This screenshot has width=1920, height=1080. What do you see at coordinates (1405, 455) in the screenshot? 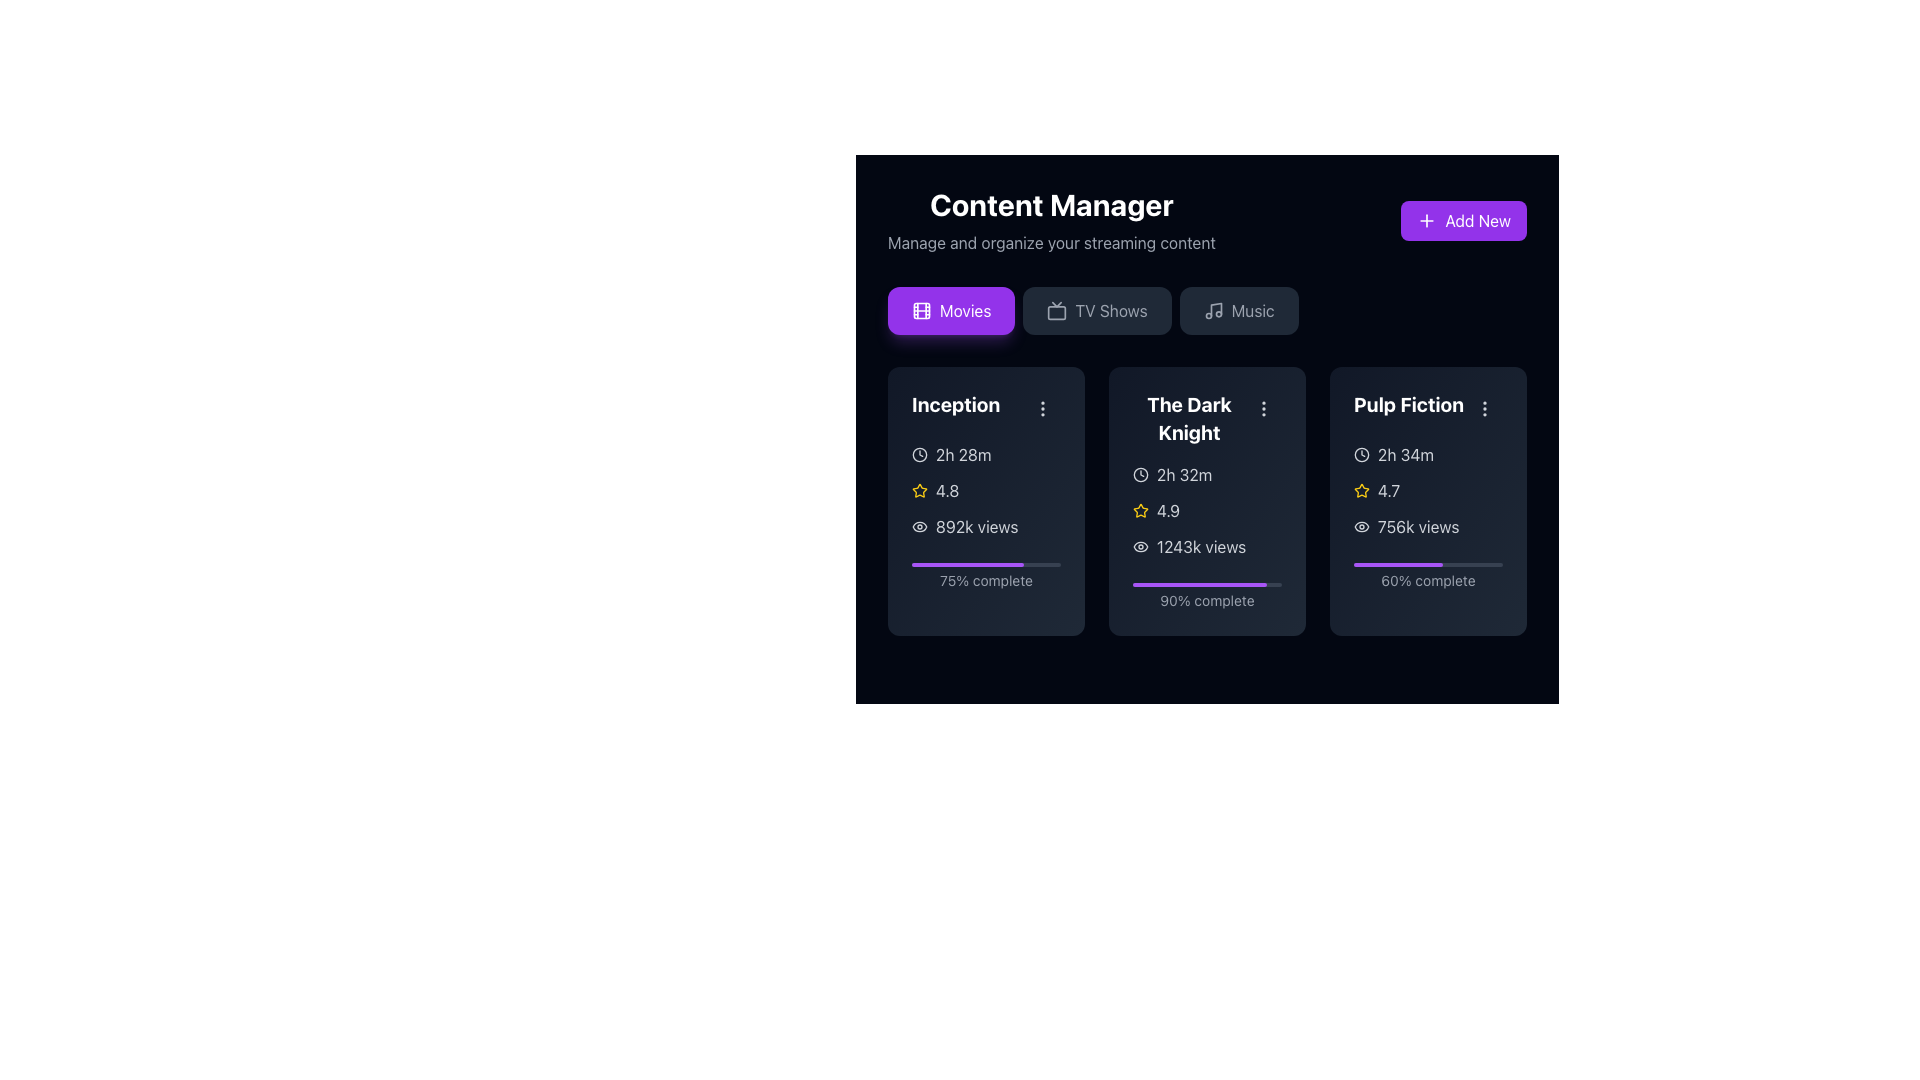
I see `the duration label displaying '2h 34m' in light gray color, located within the informational card for the movie 'Pulp Fiction', adjacent to a clock icon` at bounding box center [1405, 455].